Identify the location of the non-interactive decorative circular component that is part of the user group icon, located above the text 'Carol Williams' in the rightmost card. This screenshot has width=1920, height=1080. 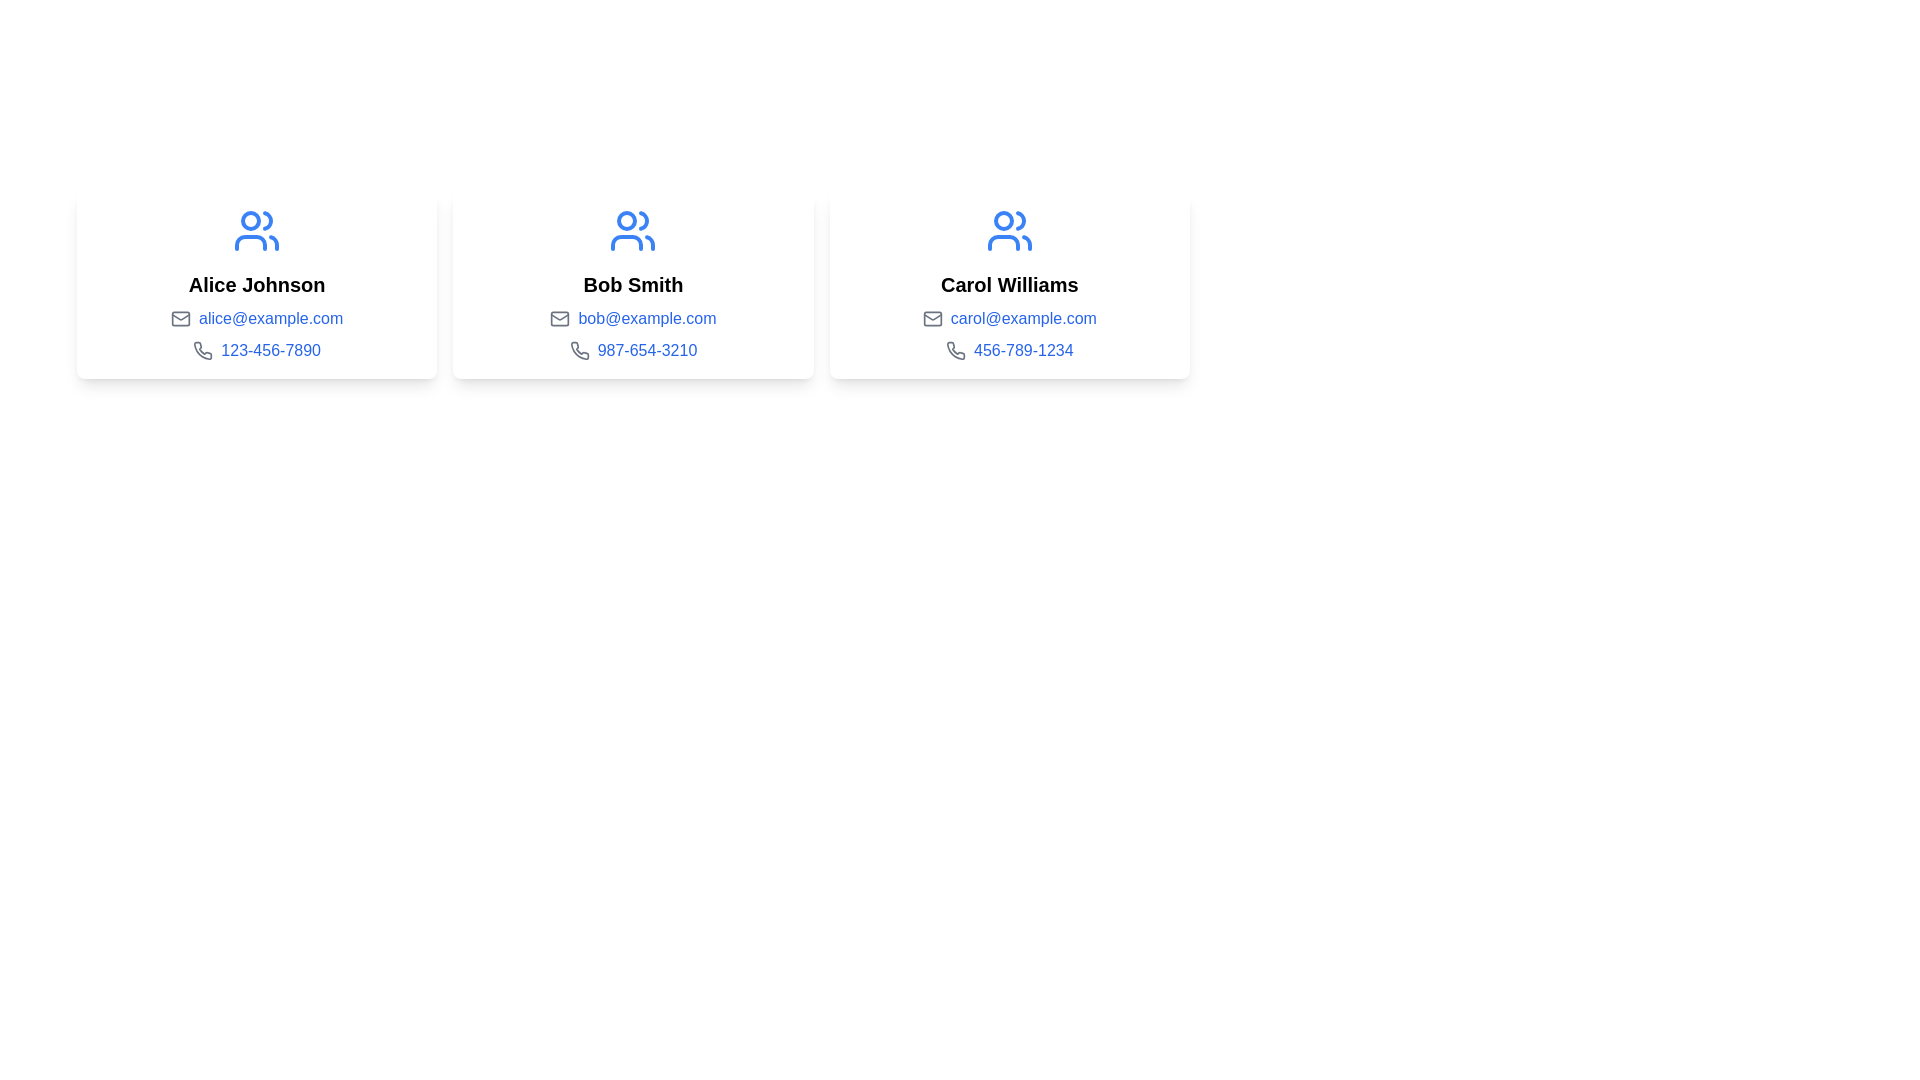
(1003, 220).